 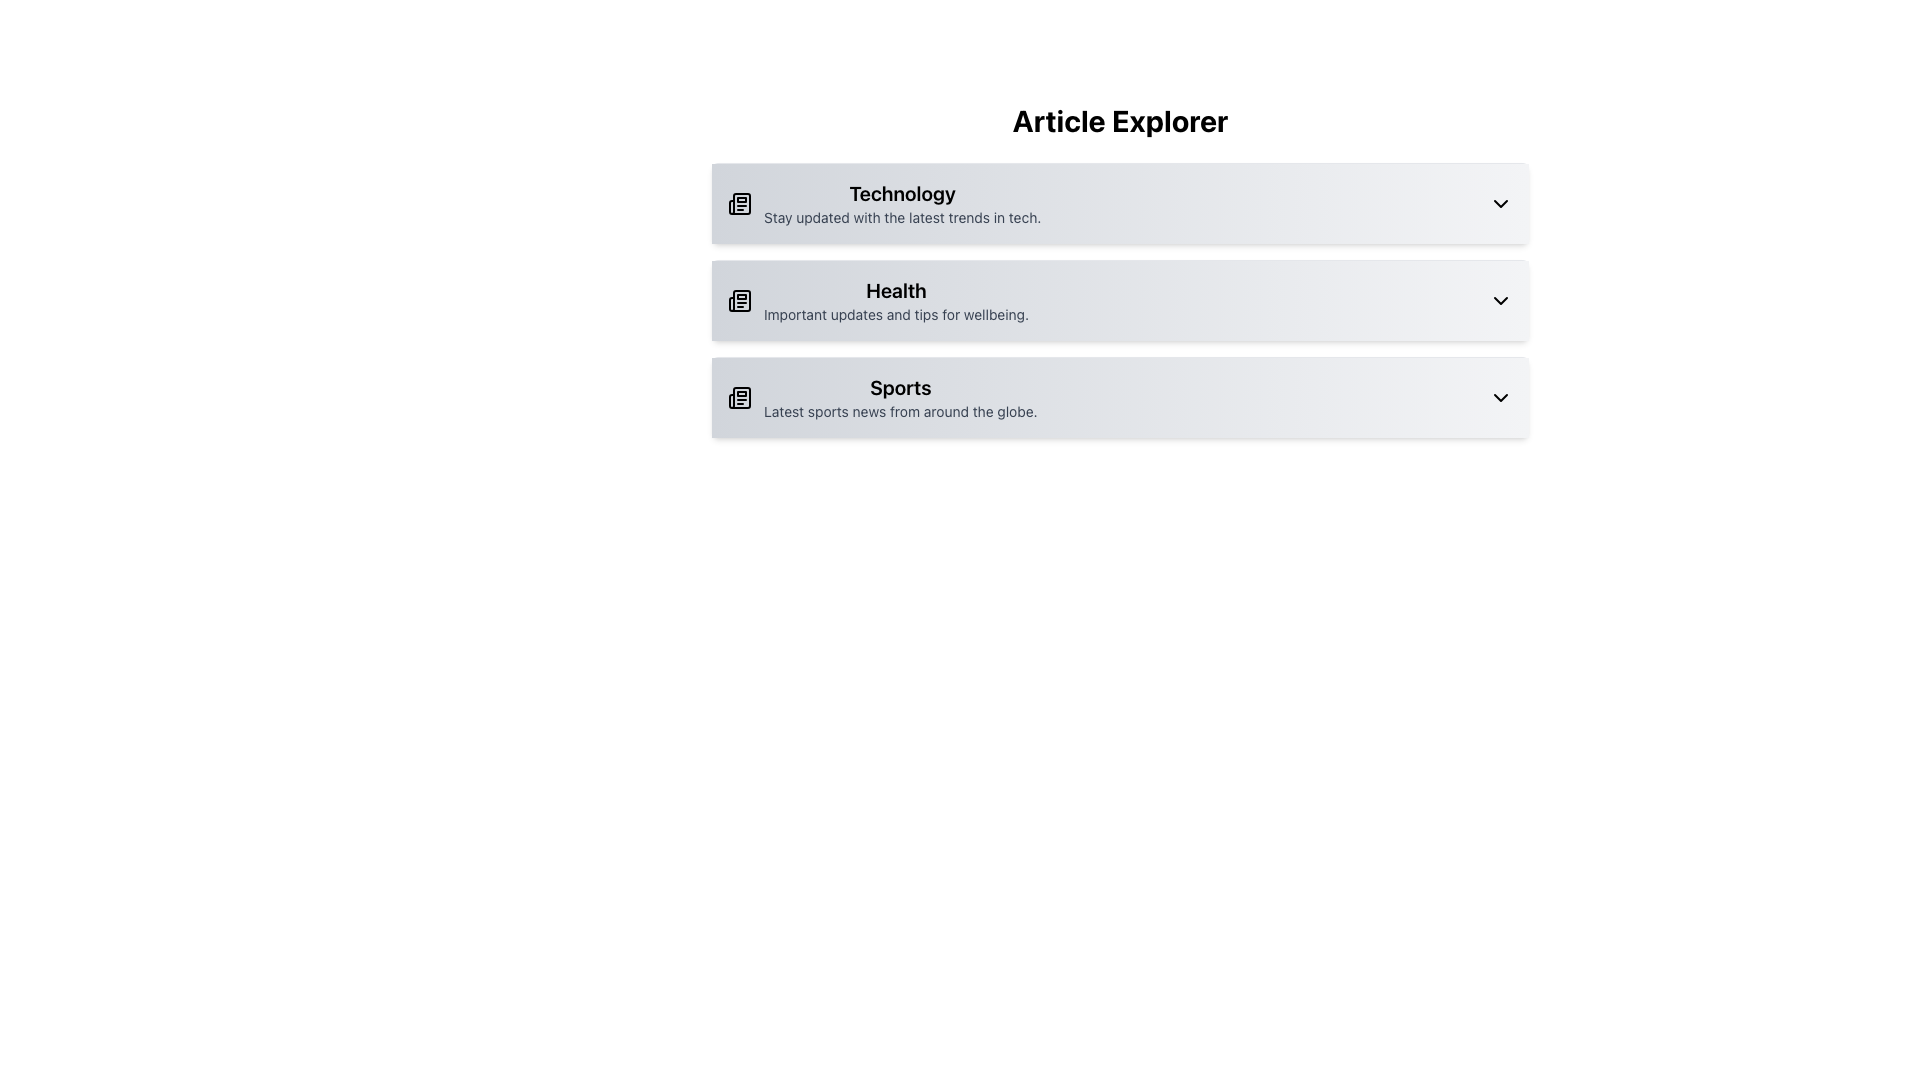 What do you see at coordinates (895, 300) in the screenshot?
I see `the 'Health' text block, which is the second item in the list` at bounding box center [895, 300].